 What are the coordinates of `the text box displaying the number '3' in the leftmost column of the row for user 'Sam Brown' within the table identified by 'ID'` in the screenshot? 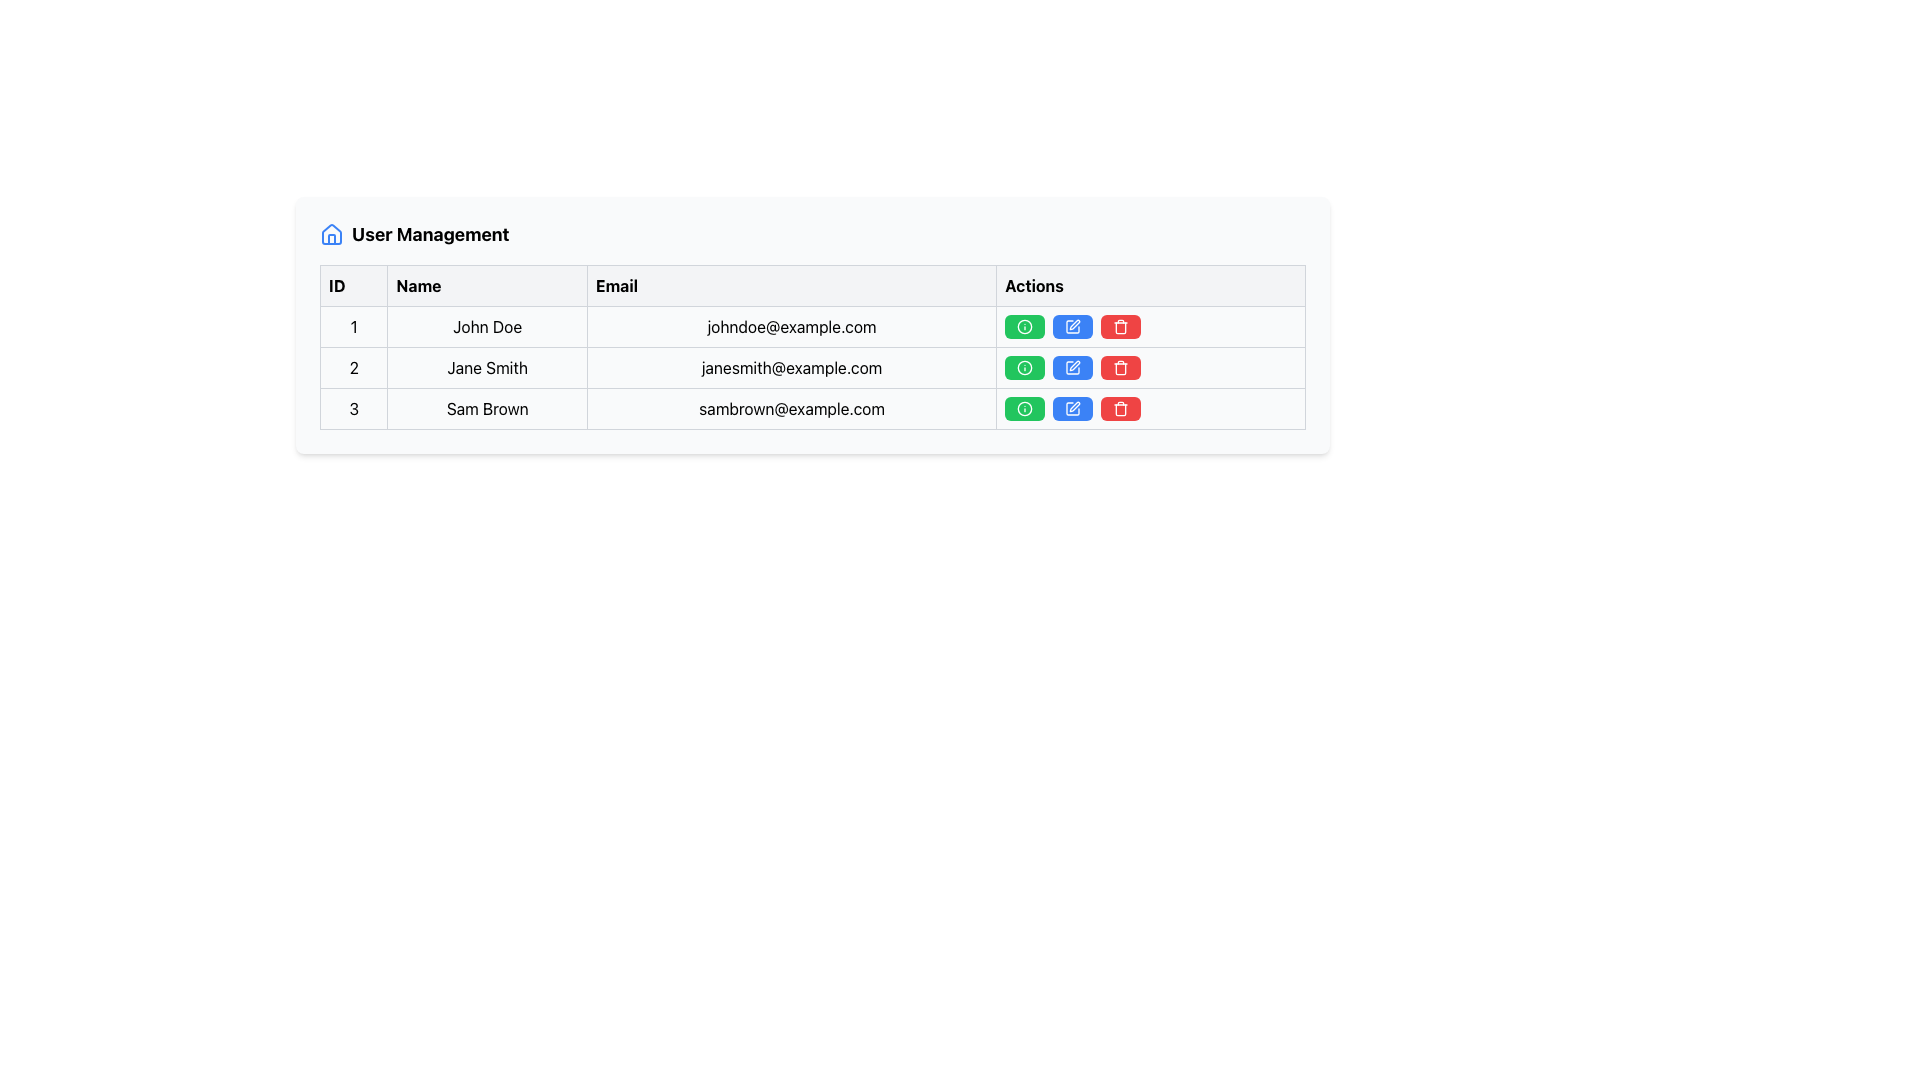 It's located at (354, 407).